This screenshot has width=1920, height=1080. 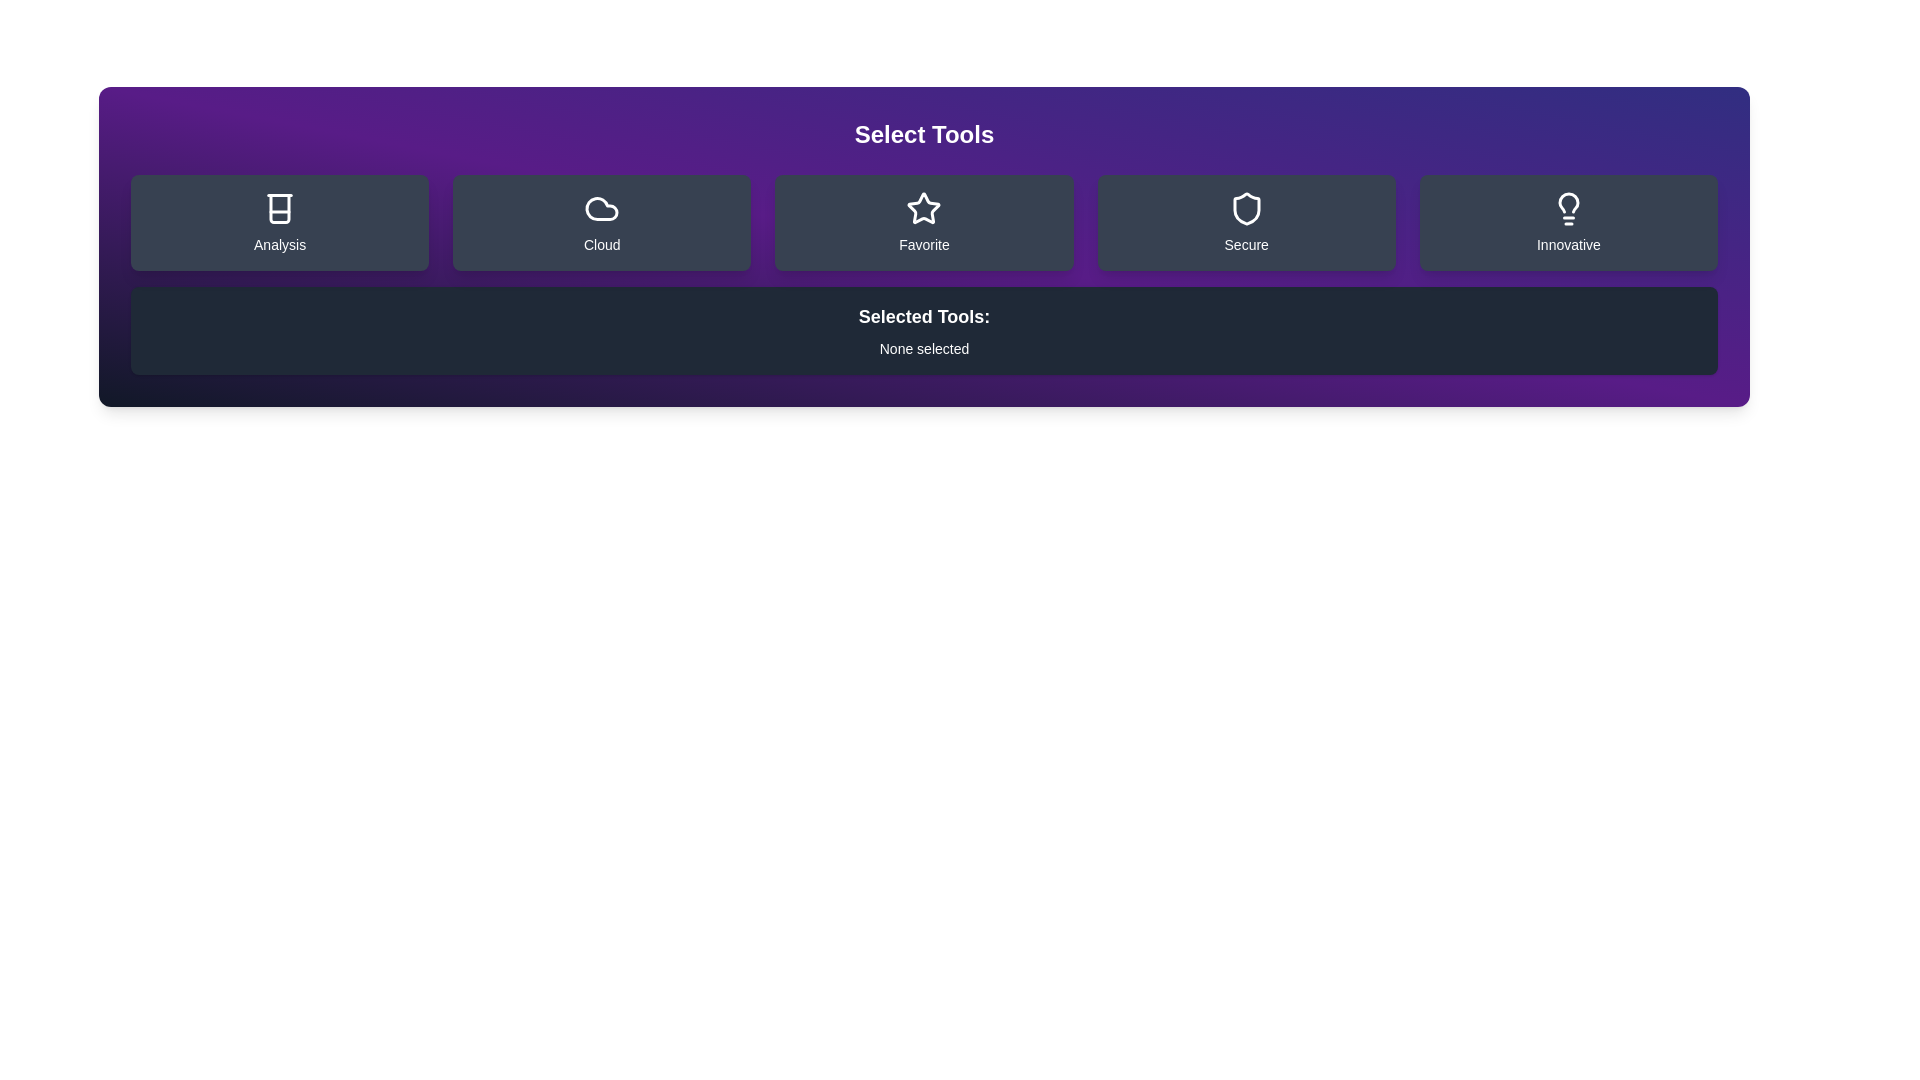 What do you see at coordinates (923, 208) in the screenshot?
I see `the star icon with a dark outline and a hollow center, which is centered within the 'Favorite' button located in the middle of the top row of controls` at bounding box center [923, 208].